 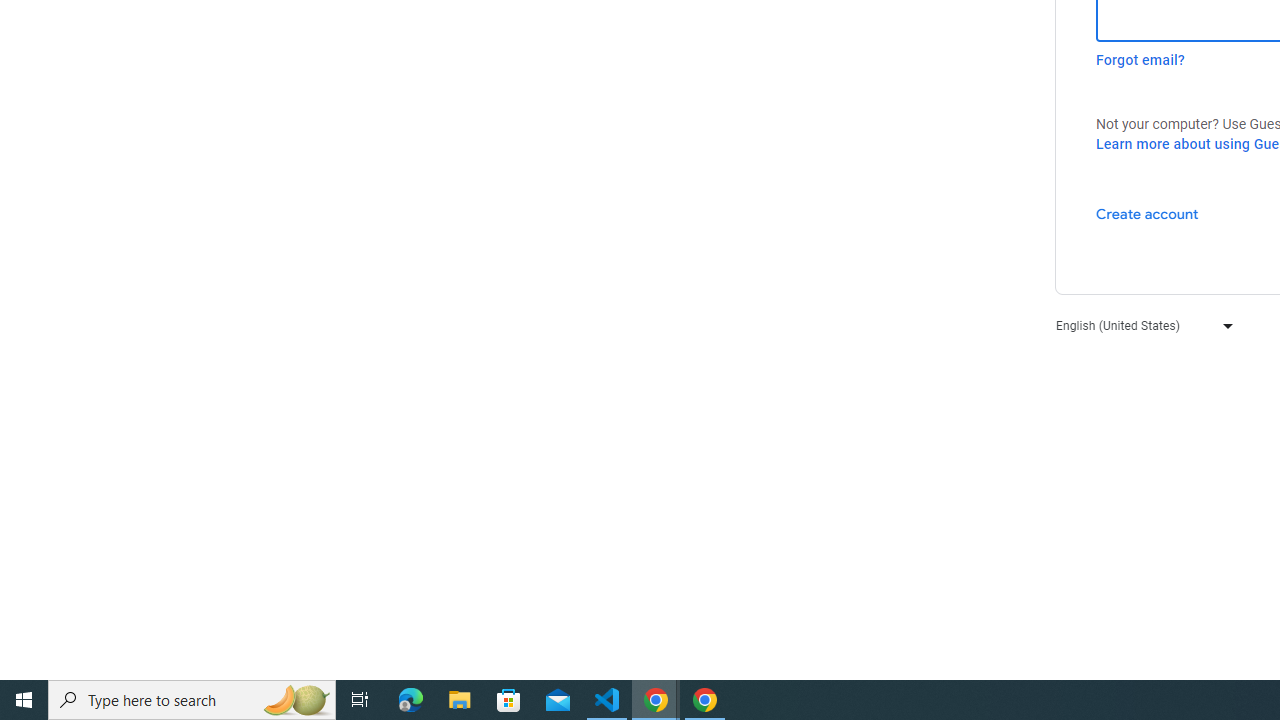 I want to click on 'Forgot email?', so click(x=1140, y=59).